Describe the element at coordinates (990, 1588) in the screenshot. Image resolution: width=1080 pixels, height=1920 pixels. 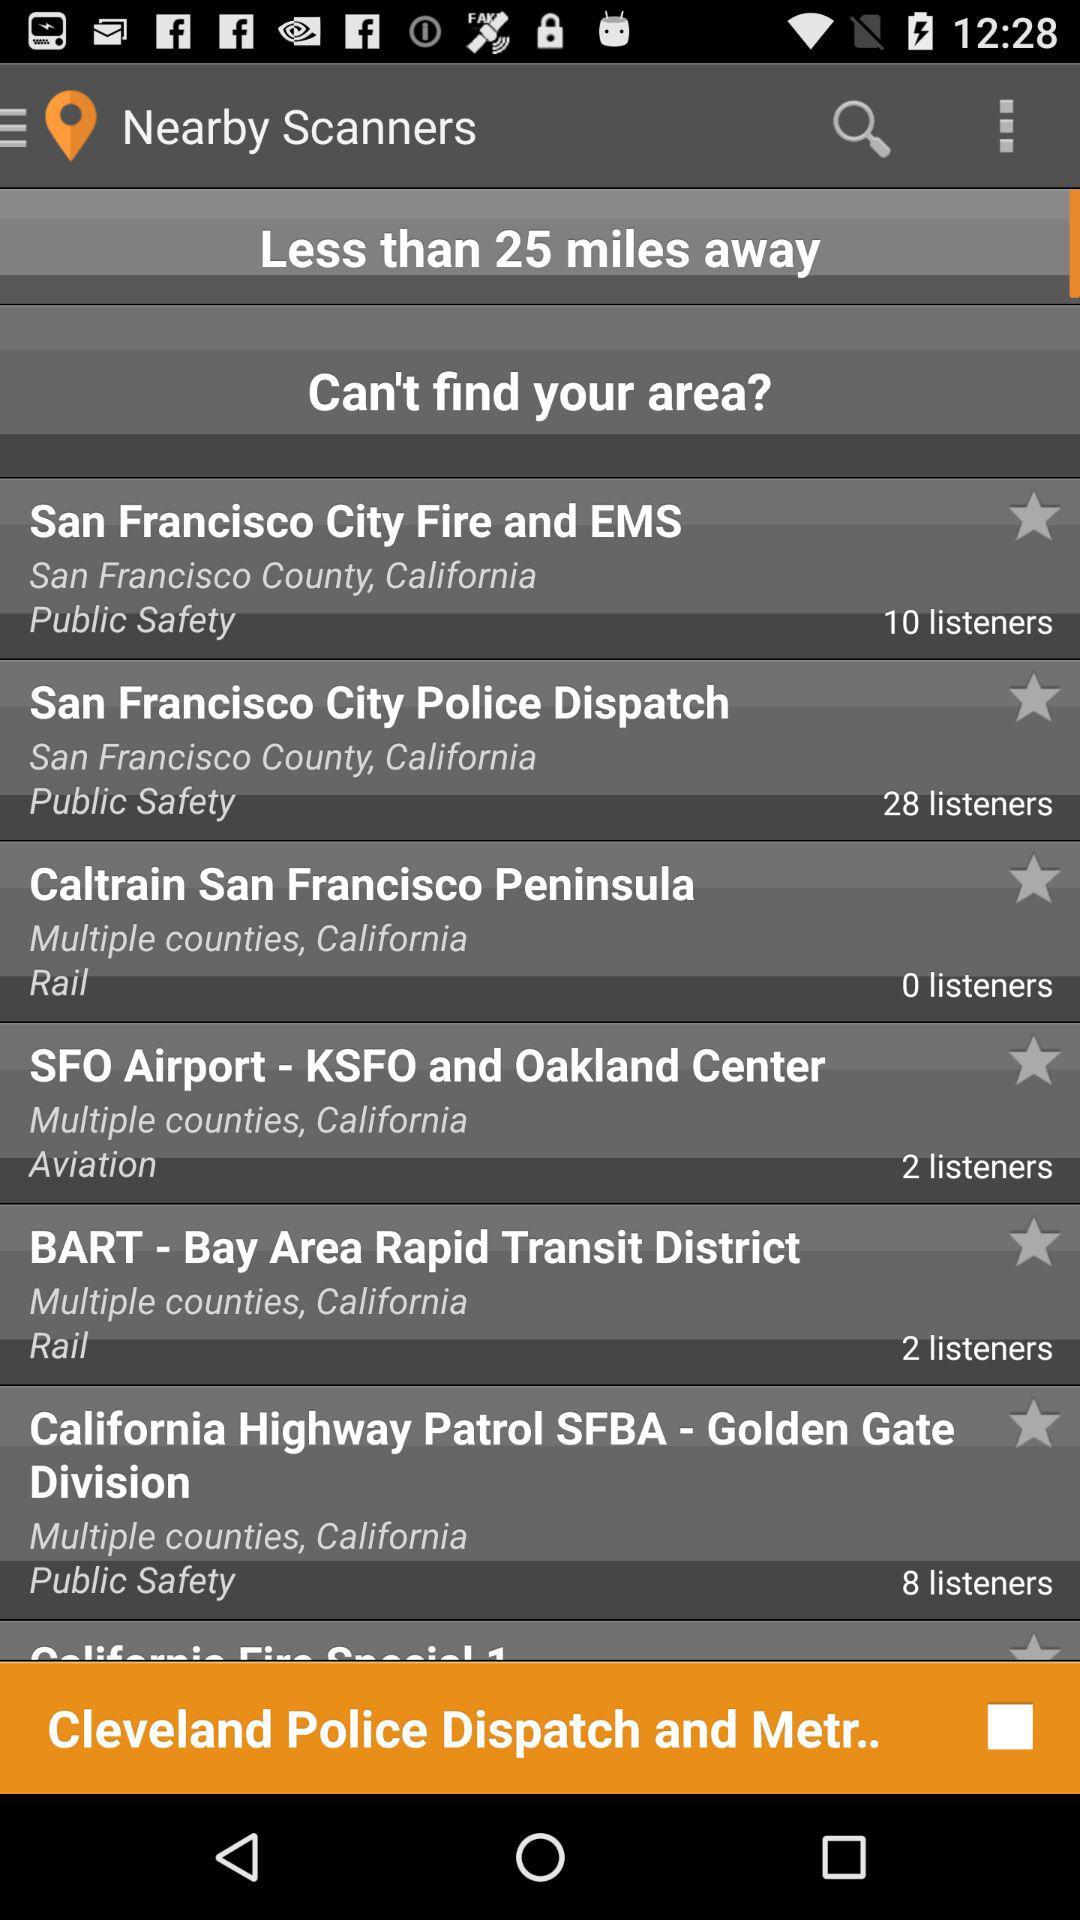
I see `the item below the multiple counties, california` at that location.